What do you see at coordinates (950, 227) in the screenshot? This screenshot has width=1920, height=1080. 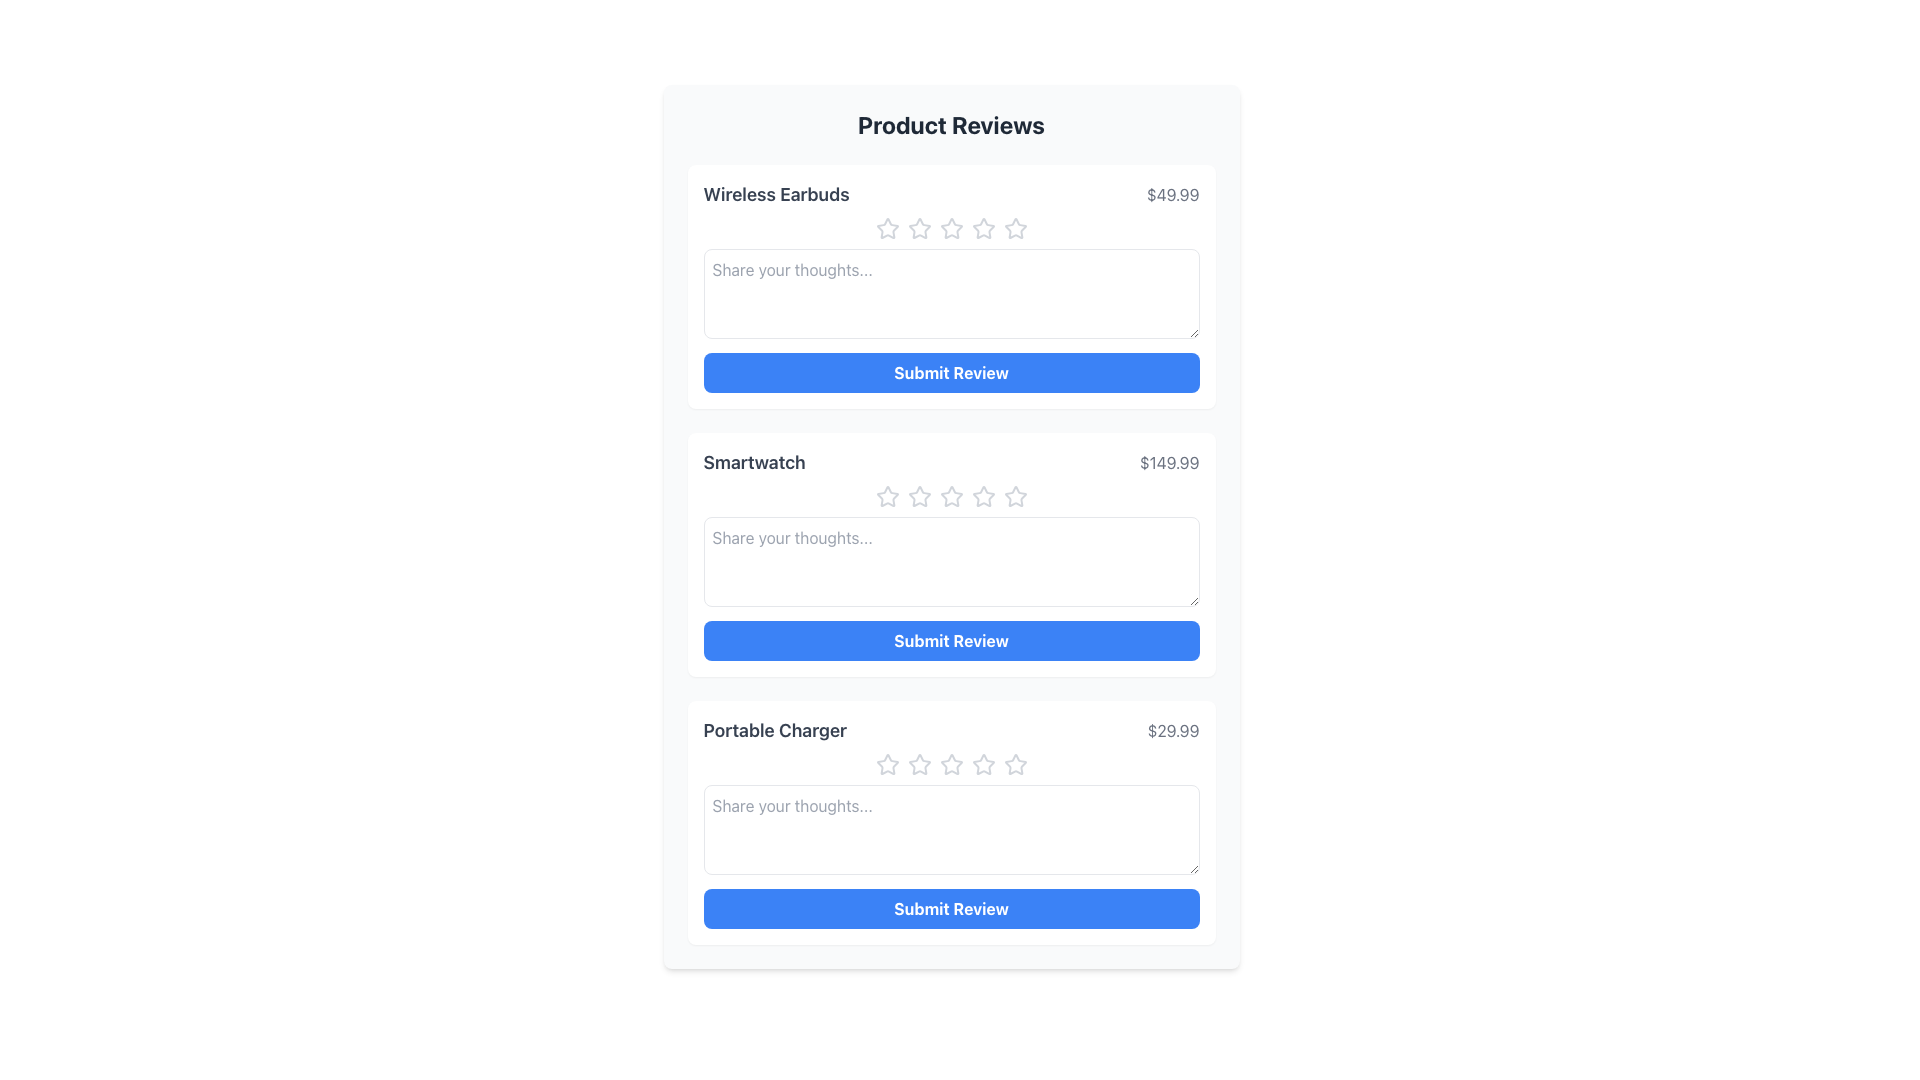 I see `the third star icon in the row of five stars under the title 'Wireless Earbuds'` at bounding box center [950, 227].